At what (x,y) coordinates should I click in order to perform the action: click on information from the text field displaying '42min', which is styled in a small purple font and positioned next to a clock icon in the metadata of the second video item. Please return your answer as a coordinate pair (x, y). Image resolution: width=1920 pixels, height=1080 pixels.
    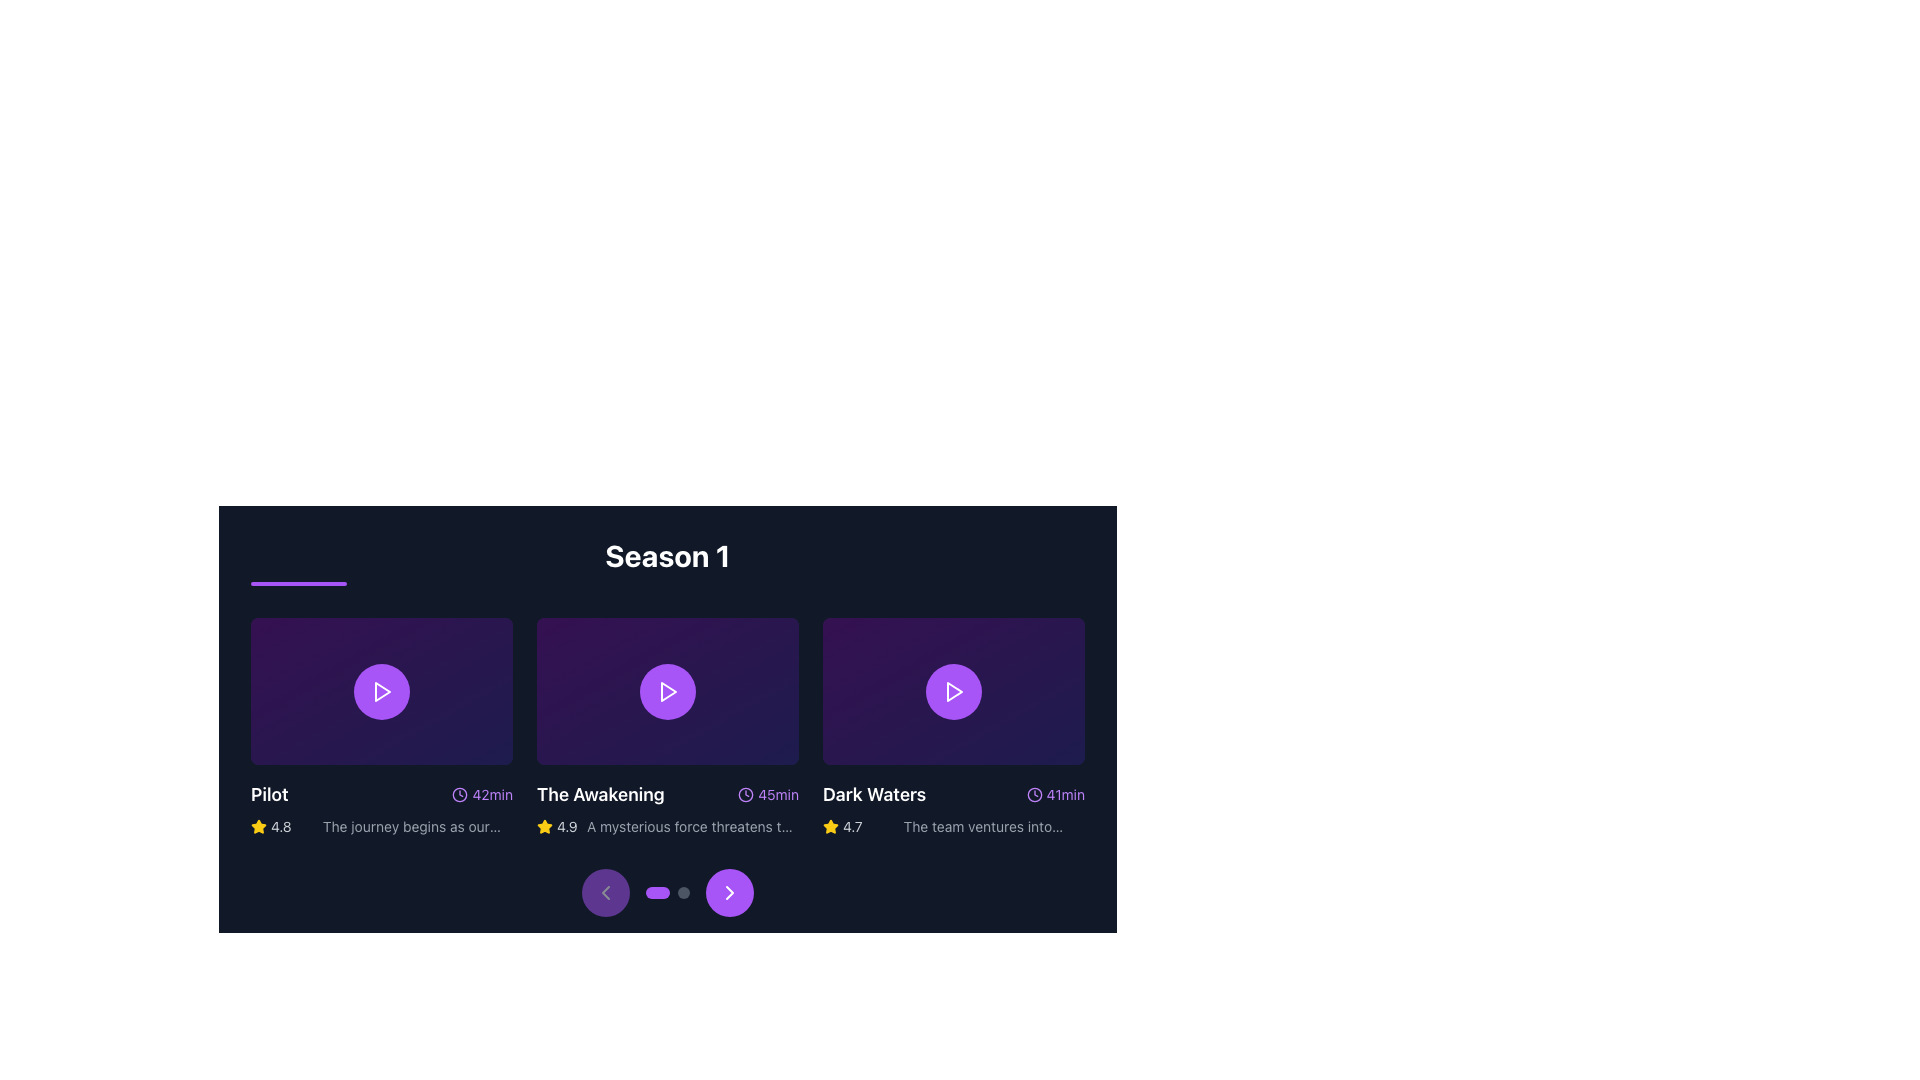
    Looking at the image, I should click on (492, 794).